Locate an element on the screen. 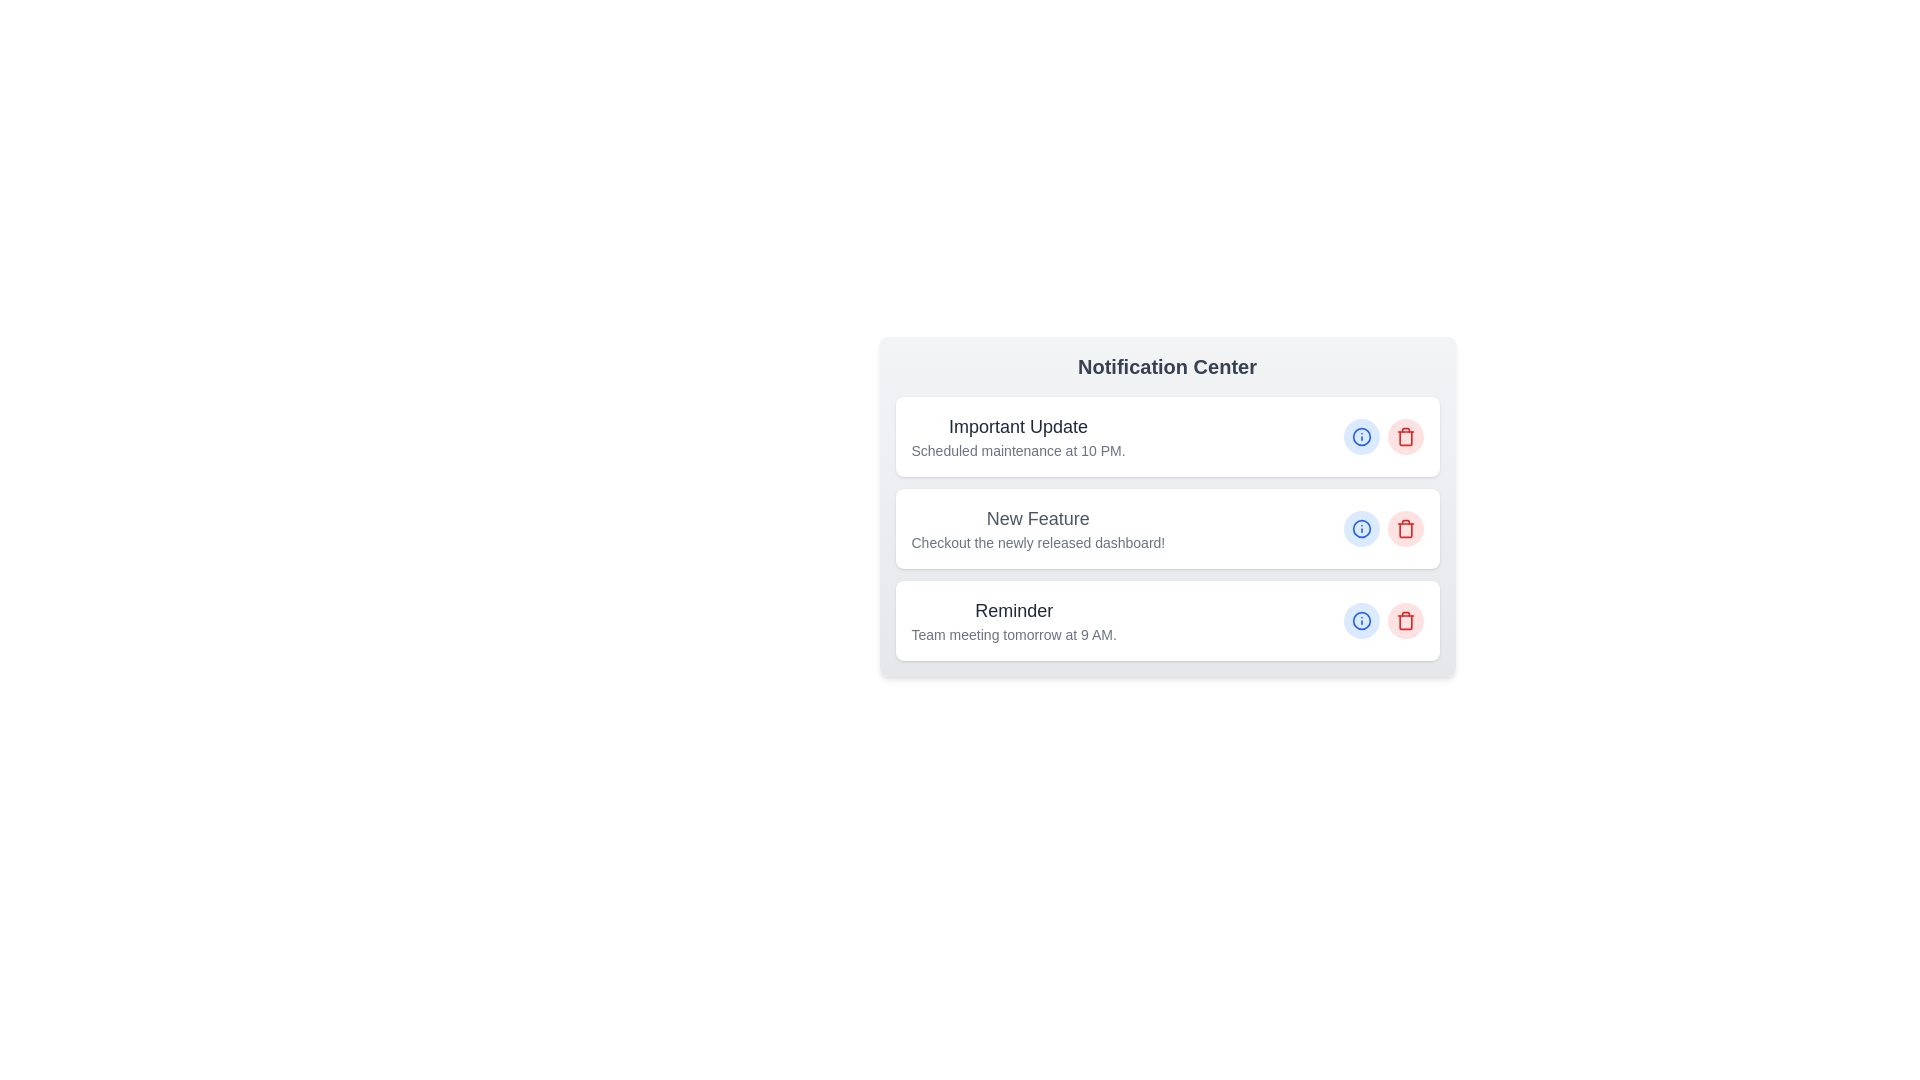 The image size is (1920, 1080). delete button next to the item titled 'Reminder' to remove it from the list is located at coordinates (1404, 620).